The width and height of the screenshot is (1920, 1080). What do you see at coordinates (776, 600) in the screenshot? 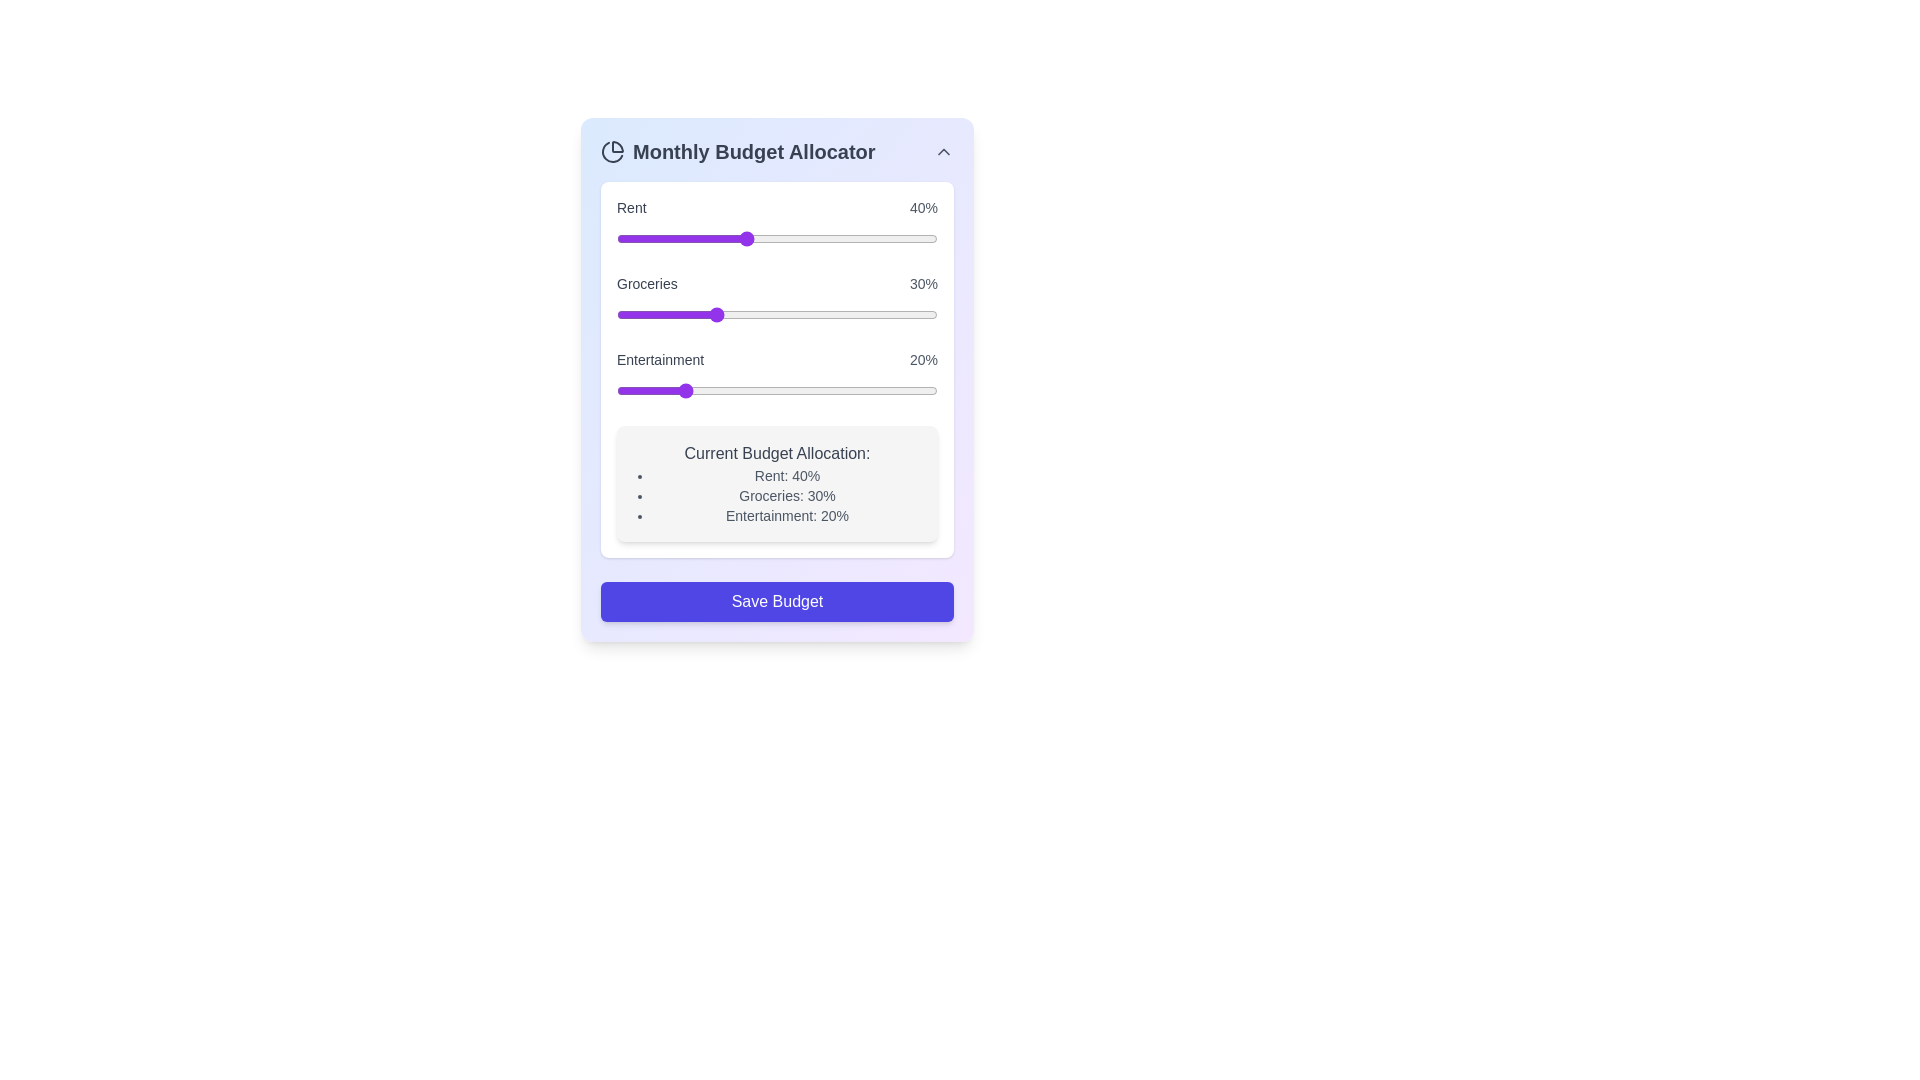
I see `the 'Save Budget' button to save the changes` at bounding box center [776, 600].